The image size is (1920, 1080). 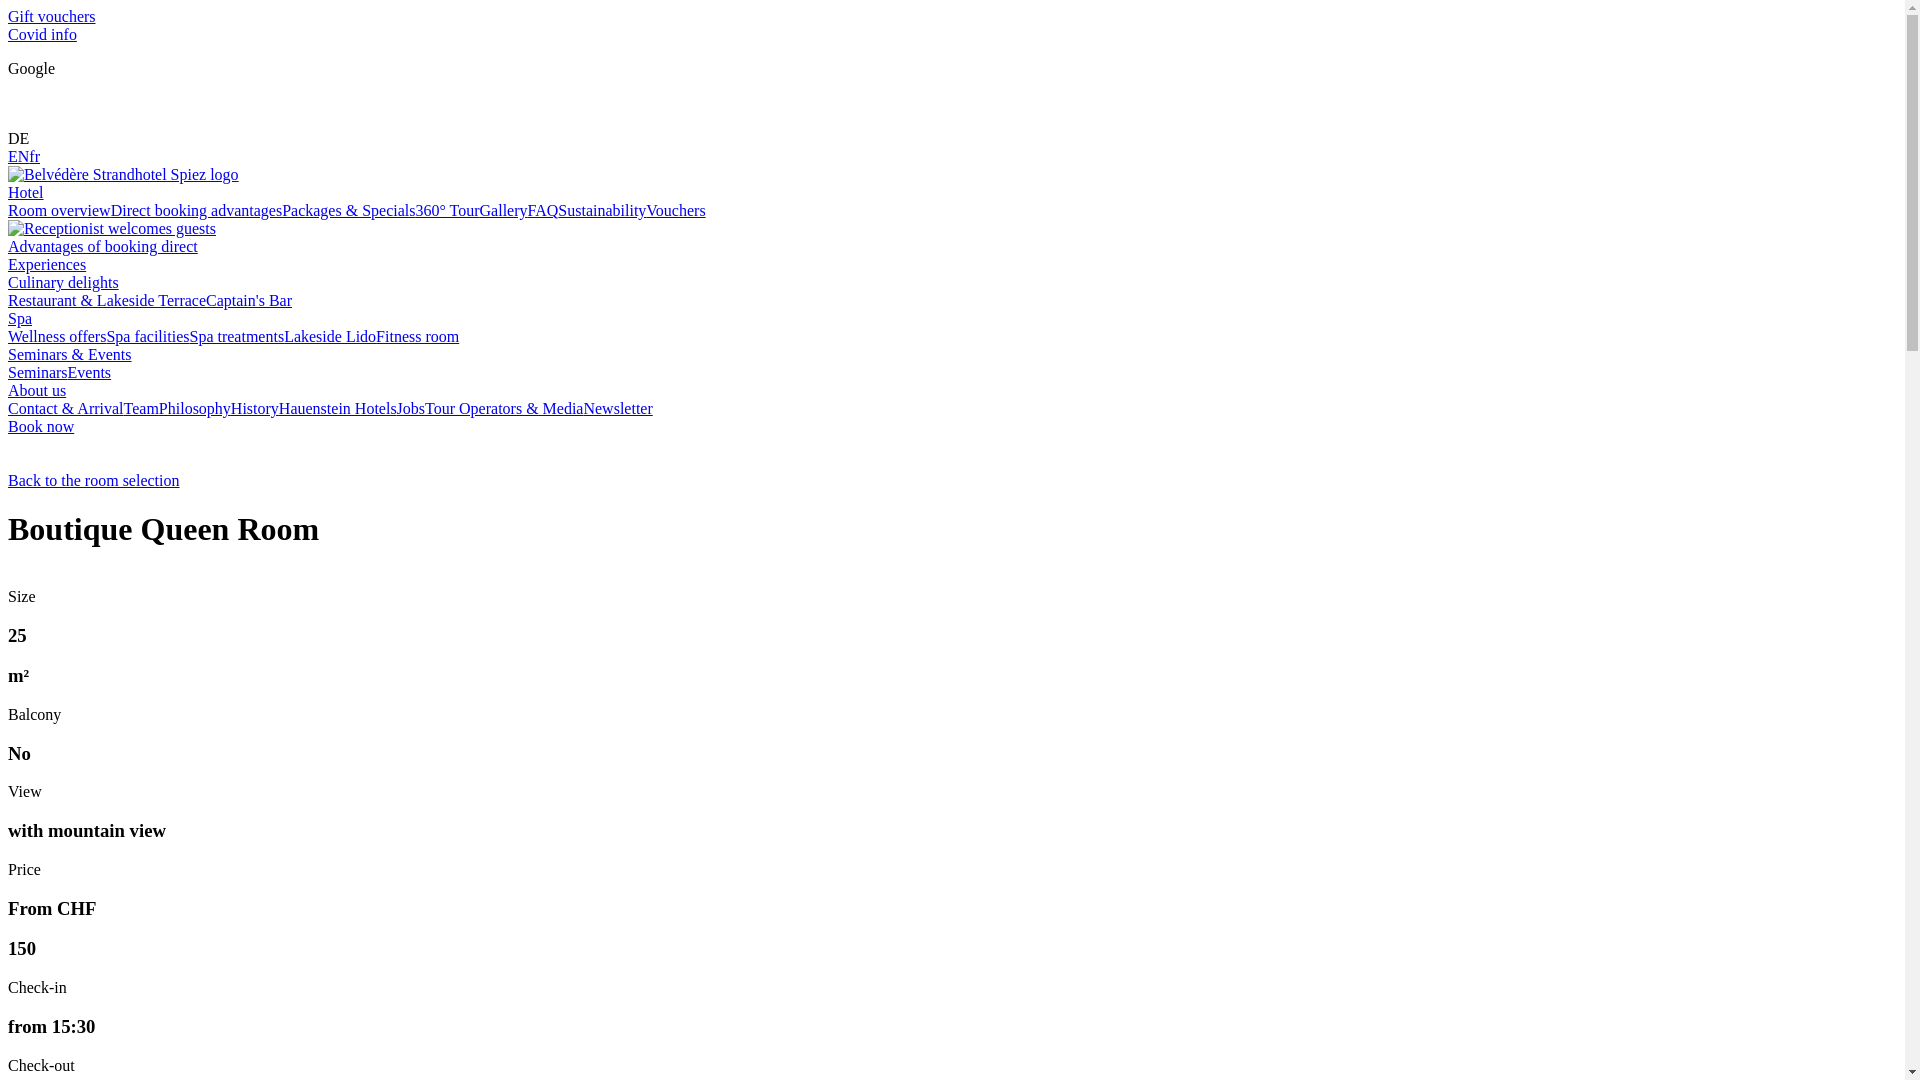 What do you see at coordinates (8, 471) in the screenshot?
I see `'Back to the room selection'` at bounding box center [8, 471].